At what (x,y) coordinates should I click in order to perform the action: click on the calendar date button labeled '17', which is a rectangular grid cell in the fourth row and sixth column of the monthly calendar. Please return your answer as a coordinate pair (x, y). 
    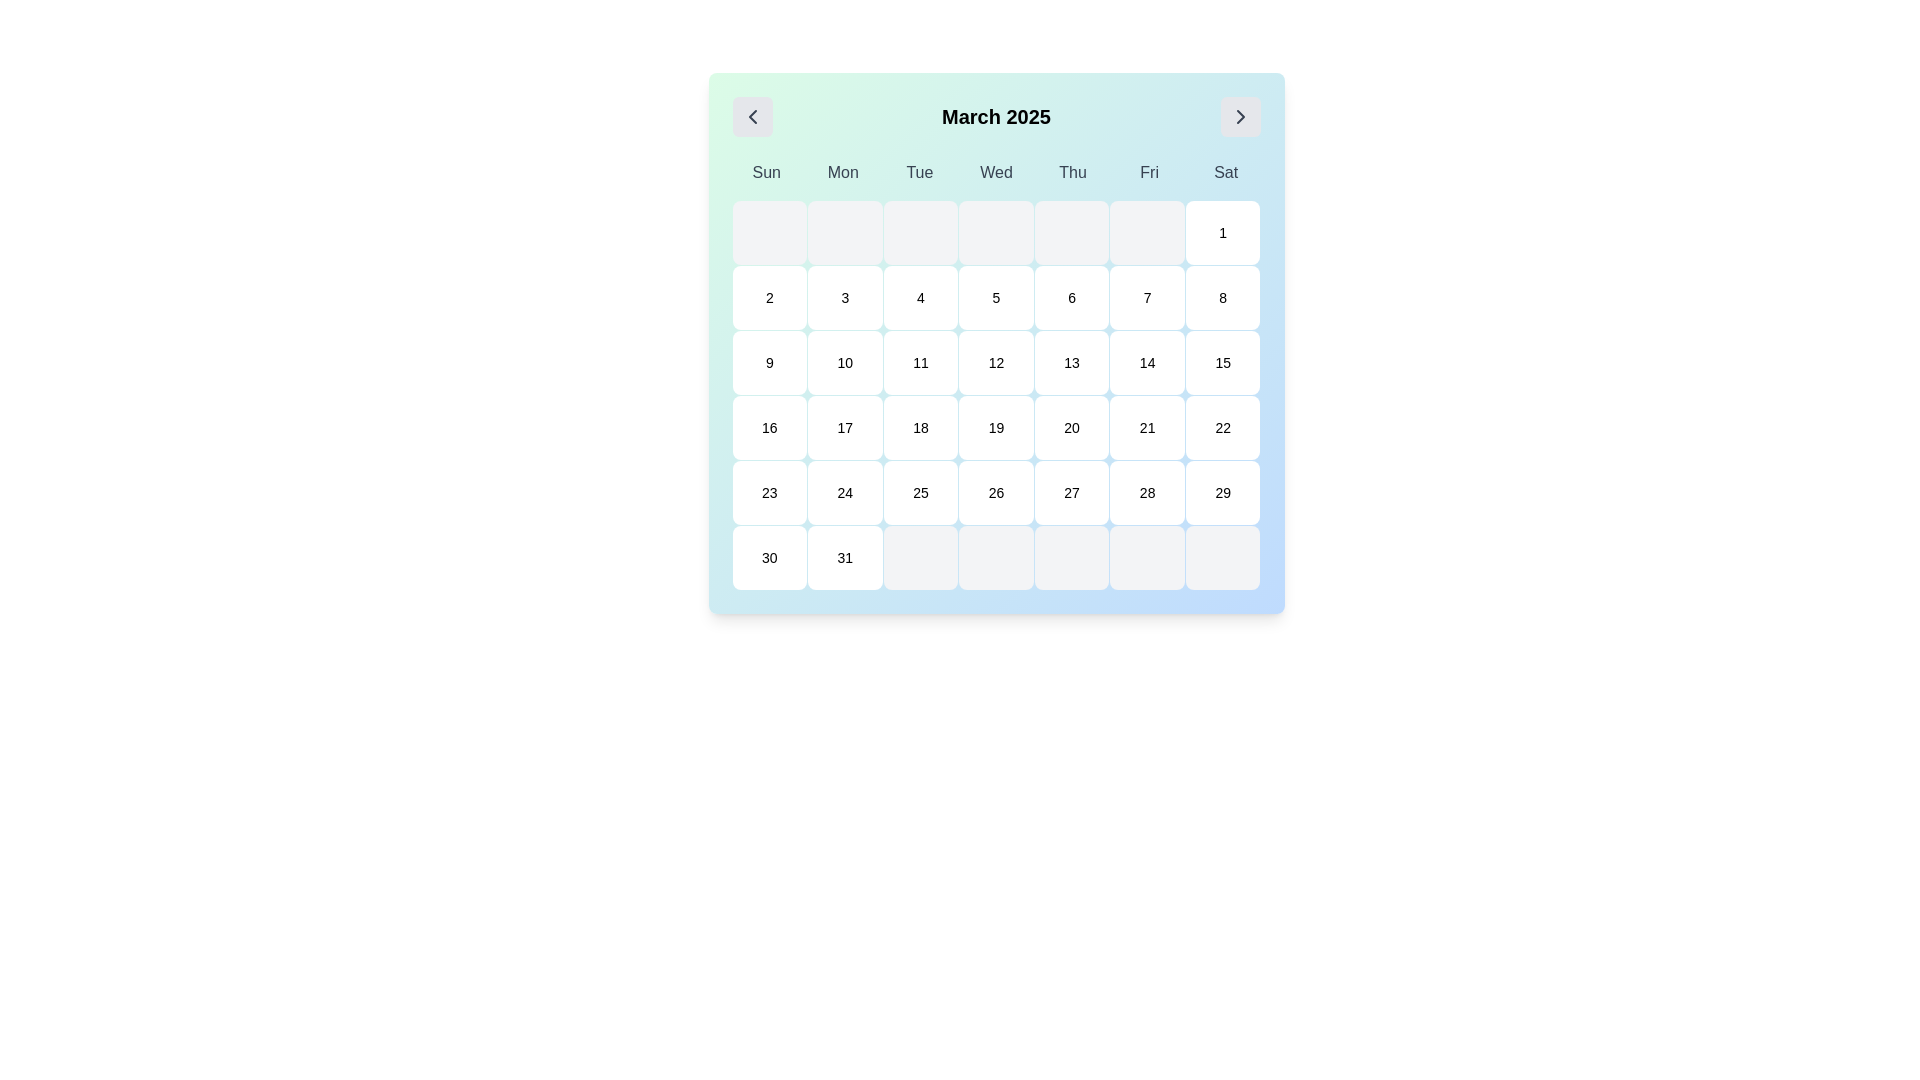
    Looking at the image, I should click on (845, 427).